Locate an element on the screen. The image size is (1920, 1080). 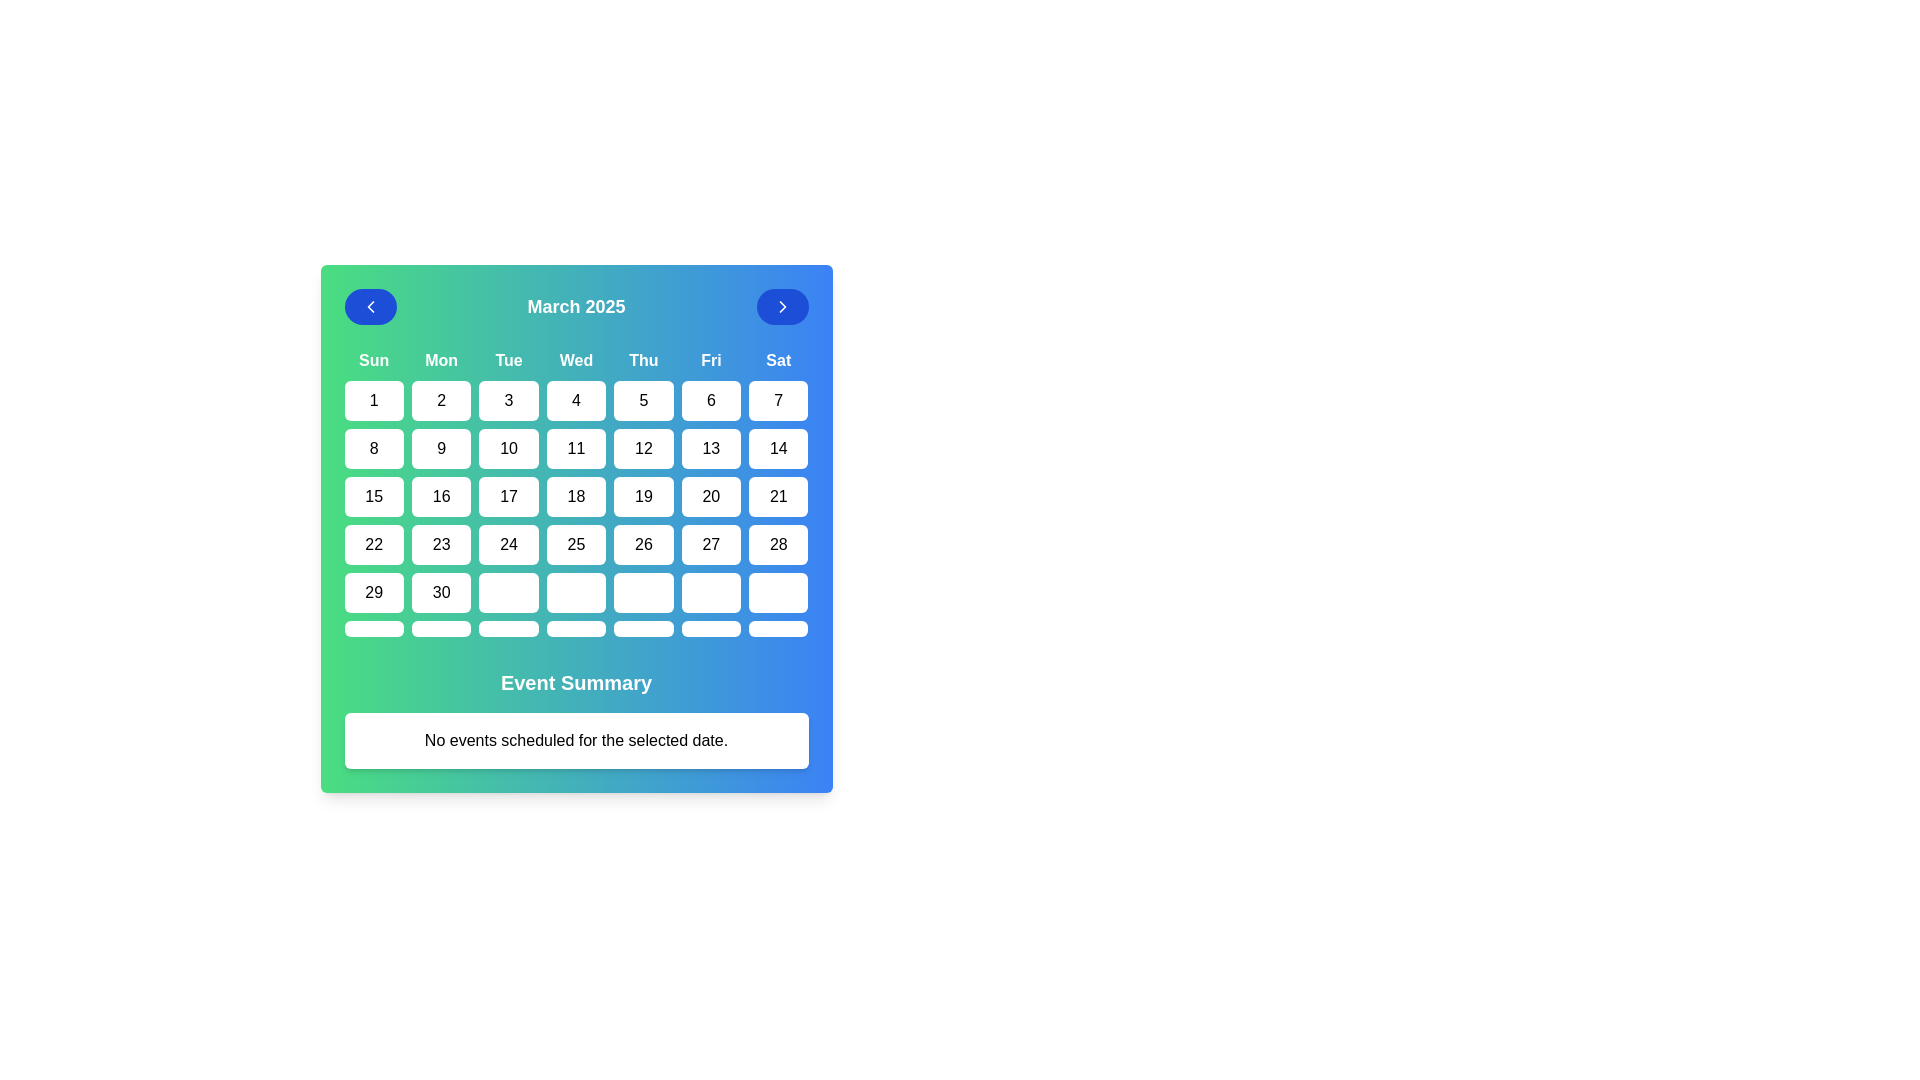
the button displaying the number '1' in black text, located in the top-left corner of the grid under the 'Sun' column header is located at coordinates (374, 401).